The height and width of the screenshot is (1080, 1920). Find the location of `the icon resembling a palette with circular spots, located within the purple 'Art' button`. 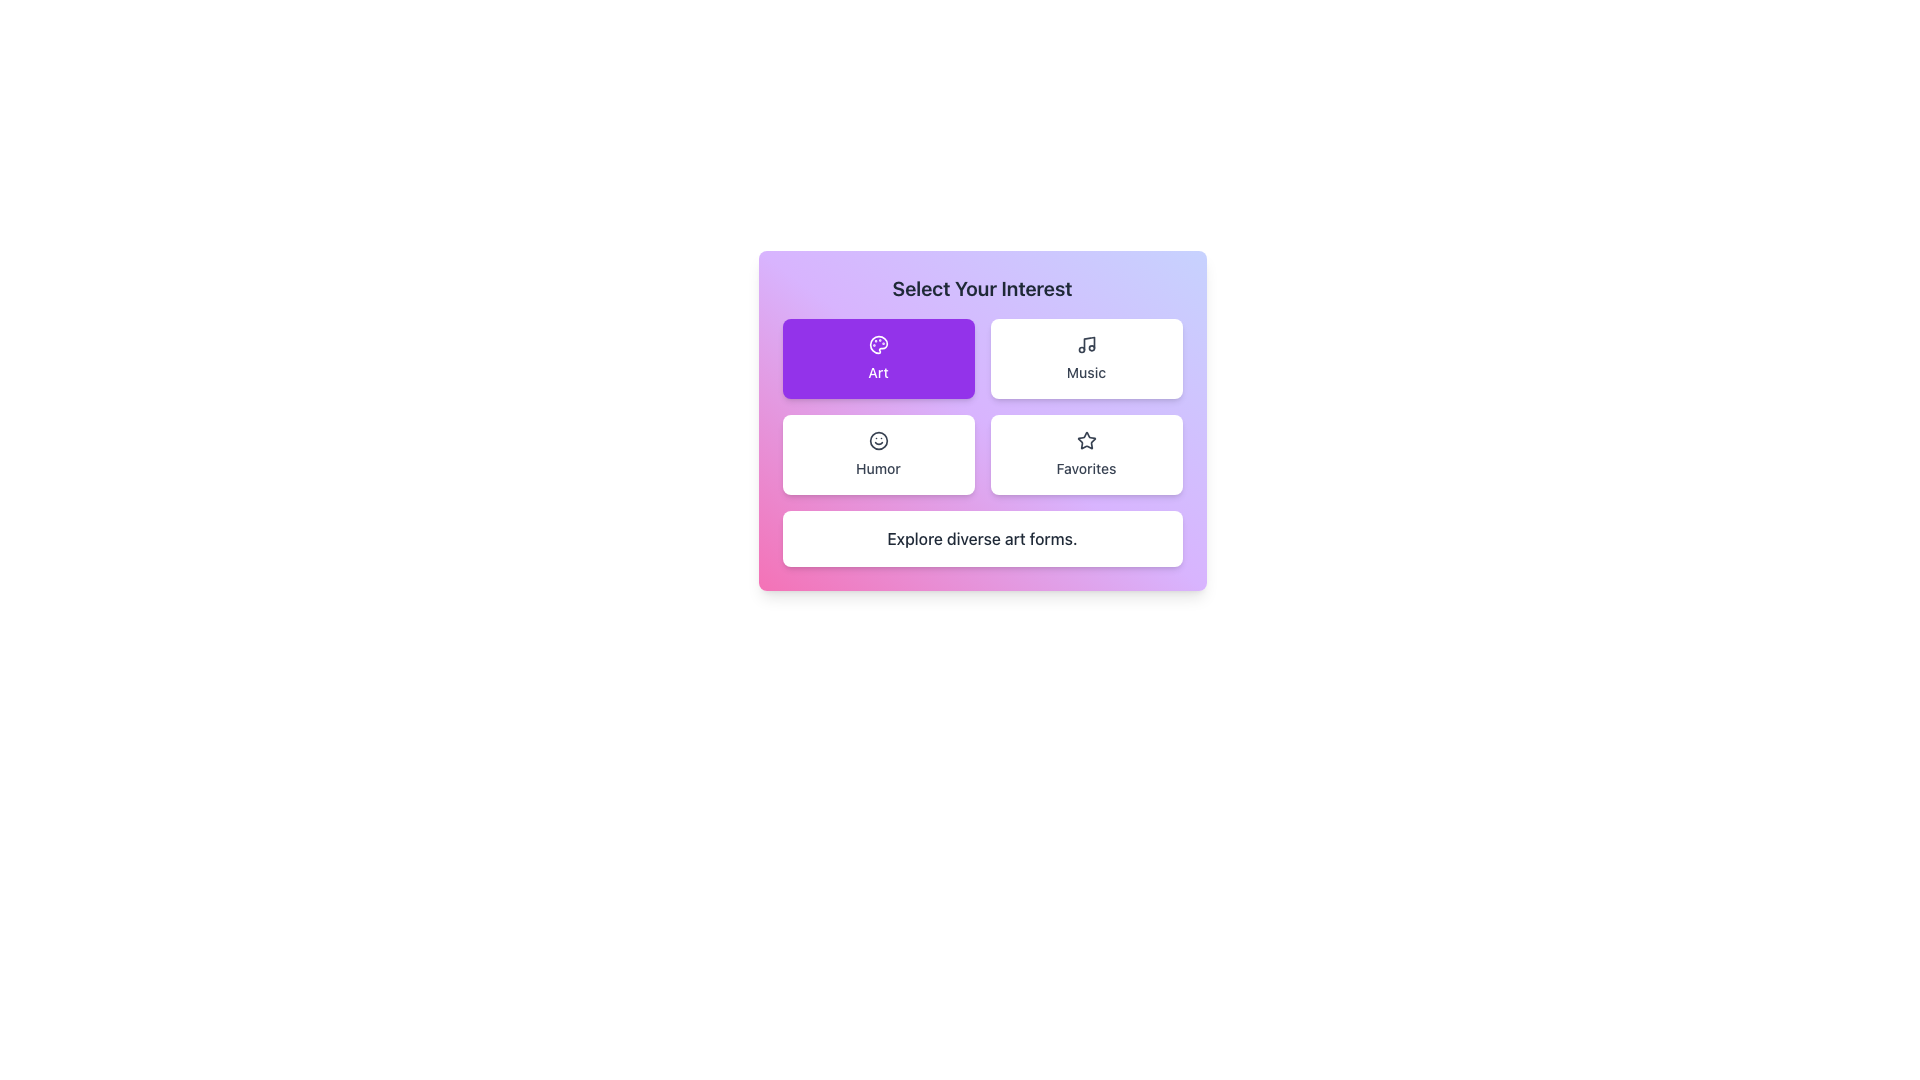

the icon resembling a palette with circular spots, located within the purple 'Art' button is located at coordinates (878, 343).